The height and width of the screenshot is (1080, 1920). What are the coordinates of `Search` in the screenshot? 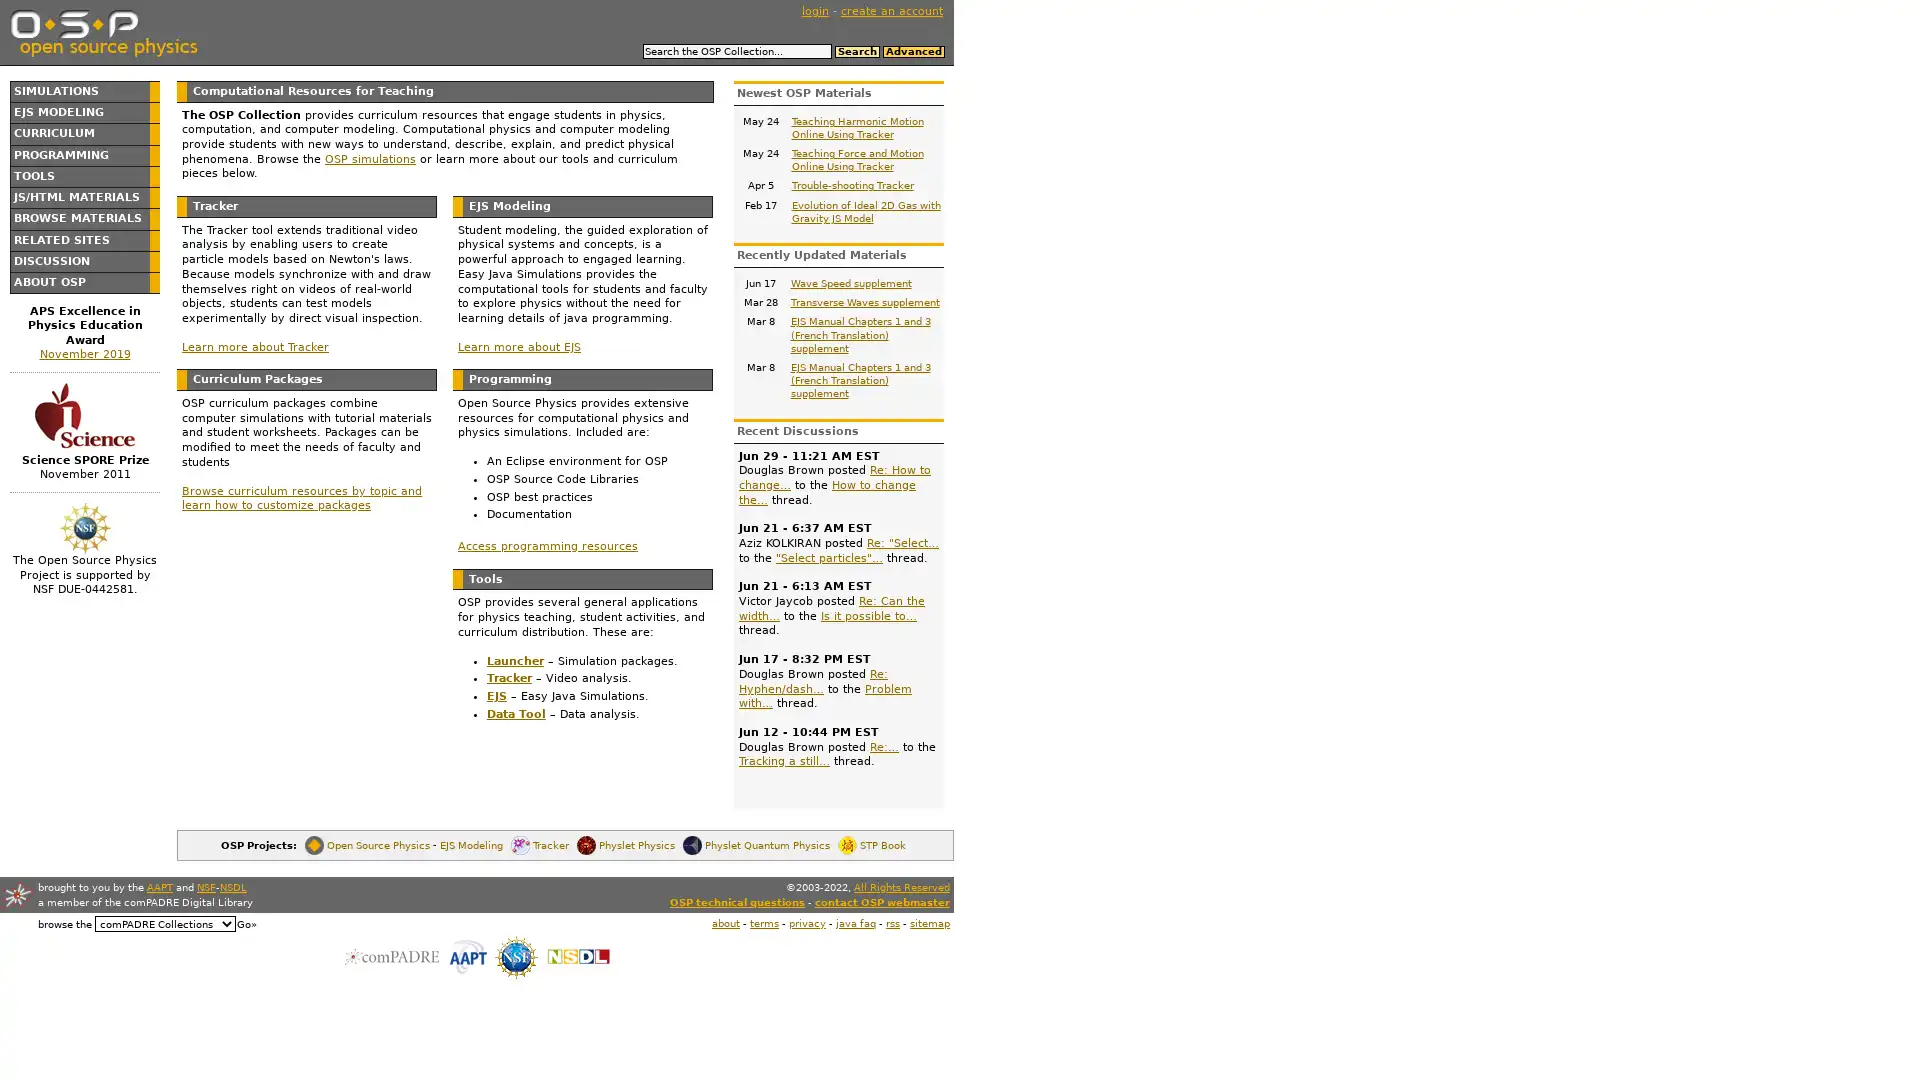 It's located at (856, 50).